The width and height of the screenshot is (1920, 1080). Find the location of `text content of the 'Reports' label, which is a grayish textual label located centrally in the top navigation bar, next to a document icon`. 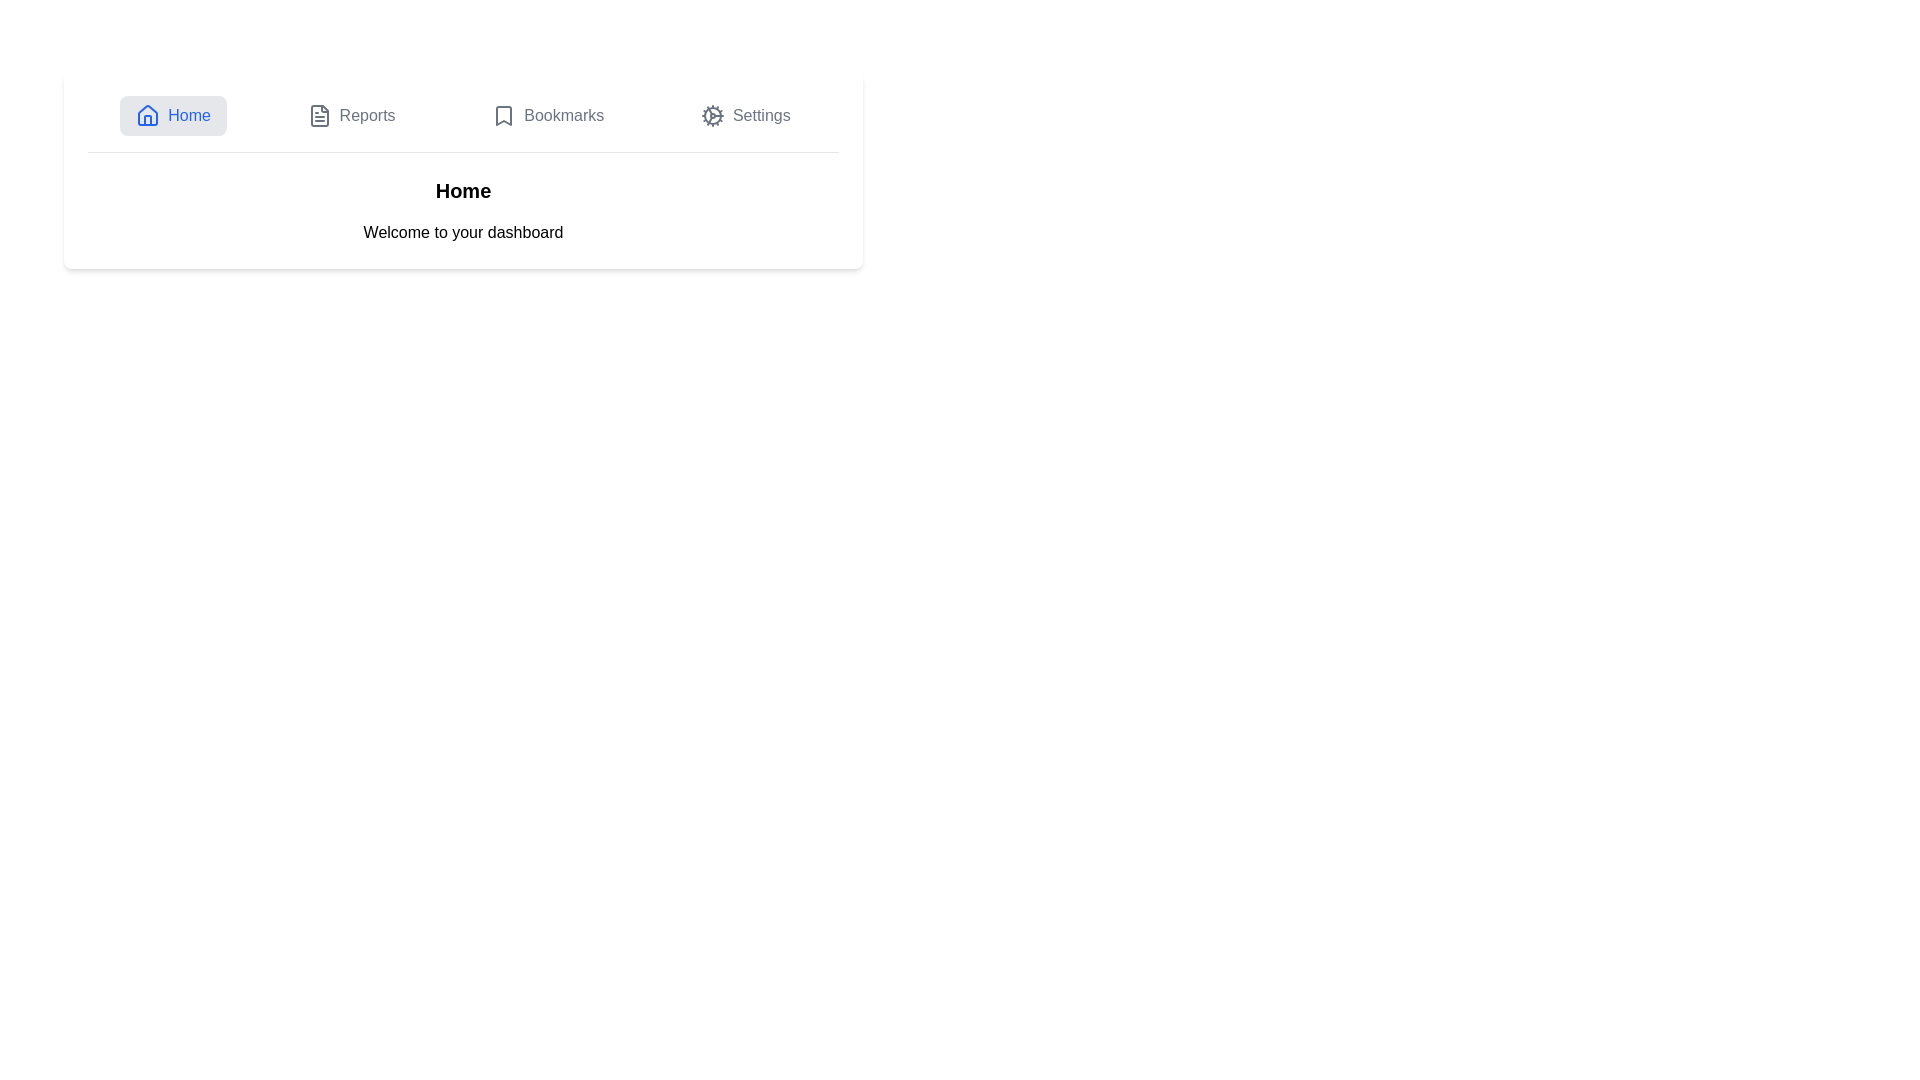

text content of the 'Reports' label, which is a grayish textual label located centrally in the top navigation bar, next to a document icon is located at coordinates (367, 115).